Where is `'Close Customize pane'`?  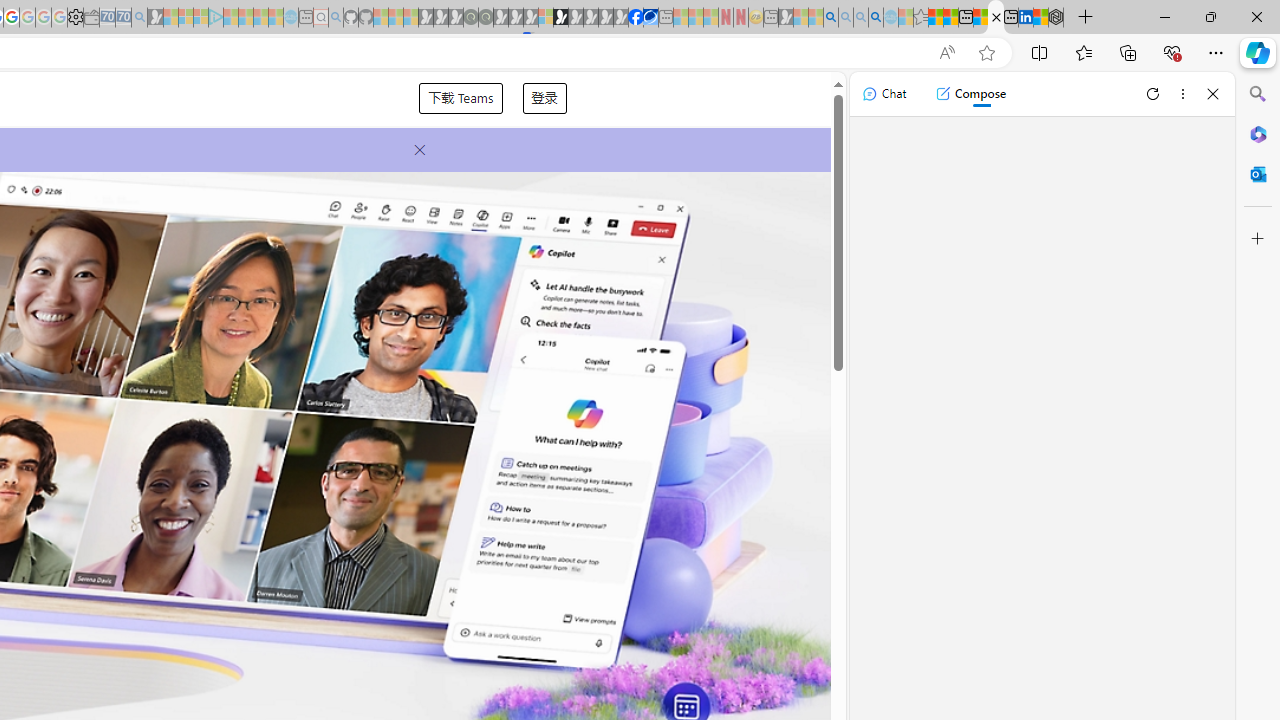
'Close Customize pane' is located at coordinates (1257, 238).